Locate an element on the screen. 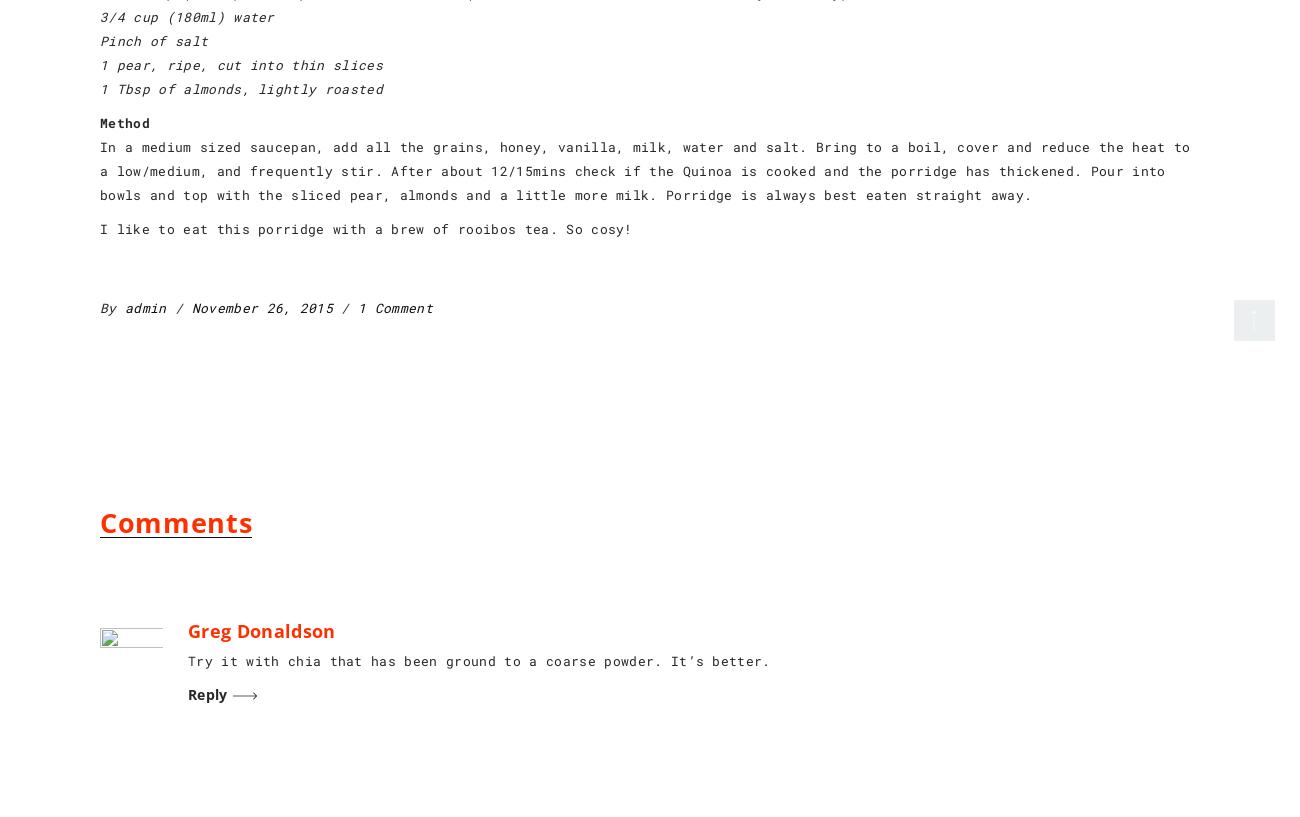 The image size is (1300, 817). '1 pear, ripe, cut into thin slices' is located at coordinates (240, 64).